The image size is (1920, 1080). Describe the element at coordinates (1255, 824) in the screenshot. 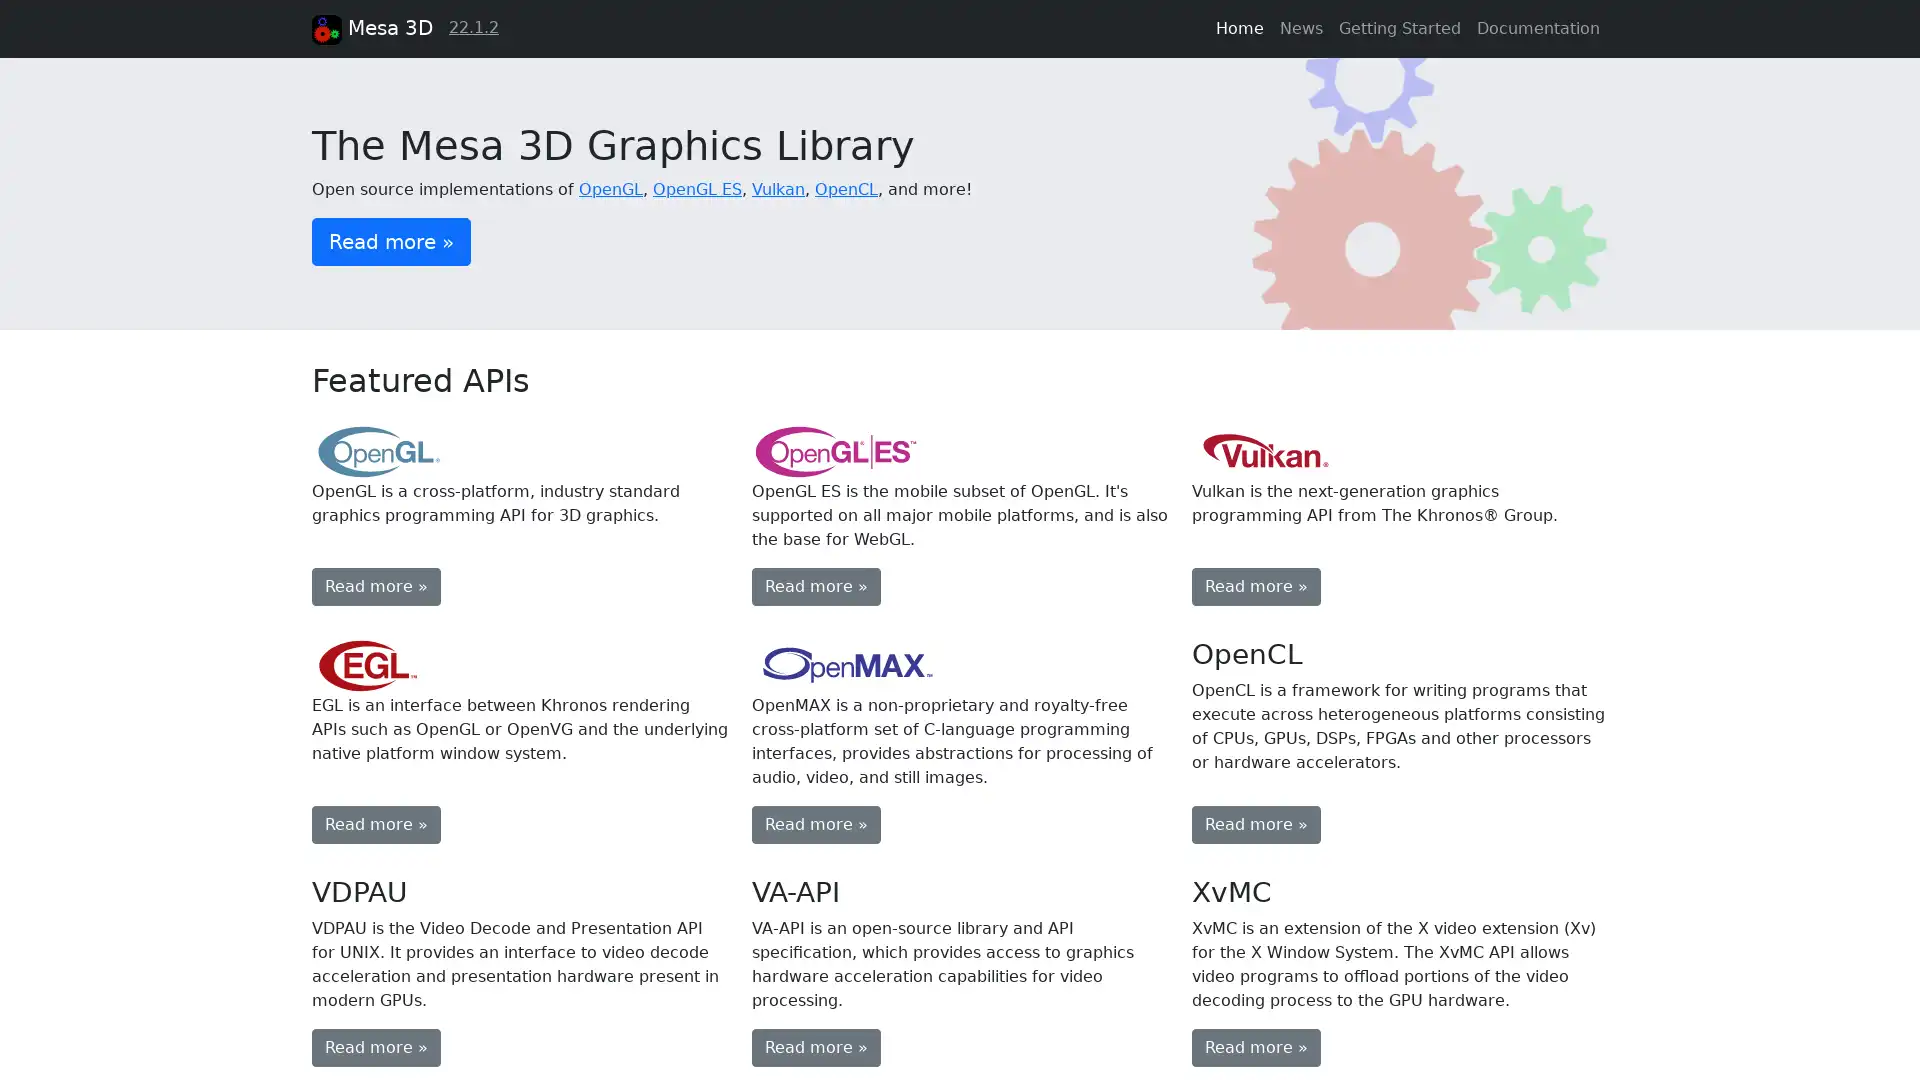

I see `Read more` at that location.